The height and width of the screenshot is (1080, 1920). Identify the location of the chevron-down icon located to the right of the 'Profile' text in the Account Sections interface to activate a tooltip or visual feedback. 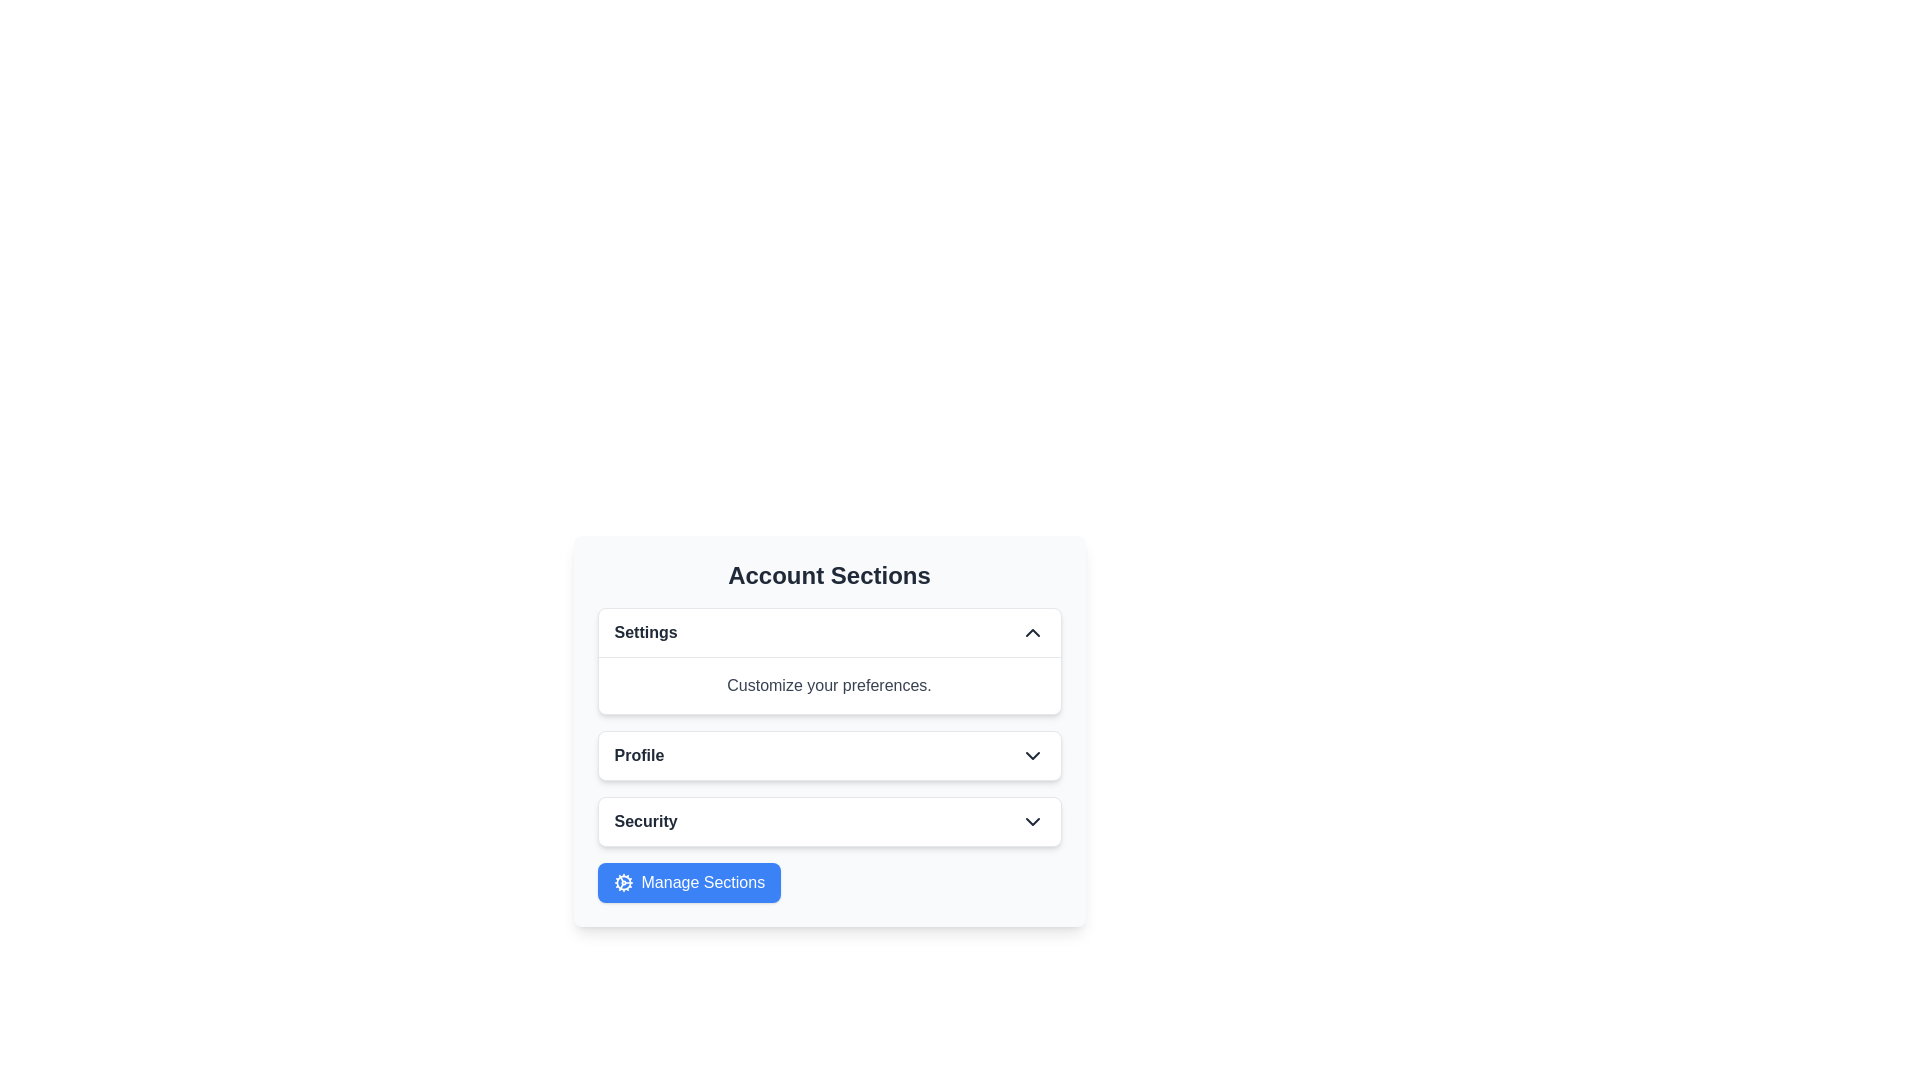
(1032, 756).